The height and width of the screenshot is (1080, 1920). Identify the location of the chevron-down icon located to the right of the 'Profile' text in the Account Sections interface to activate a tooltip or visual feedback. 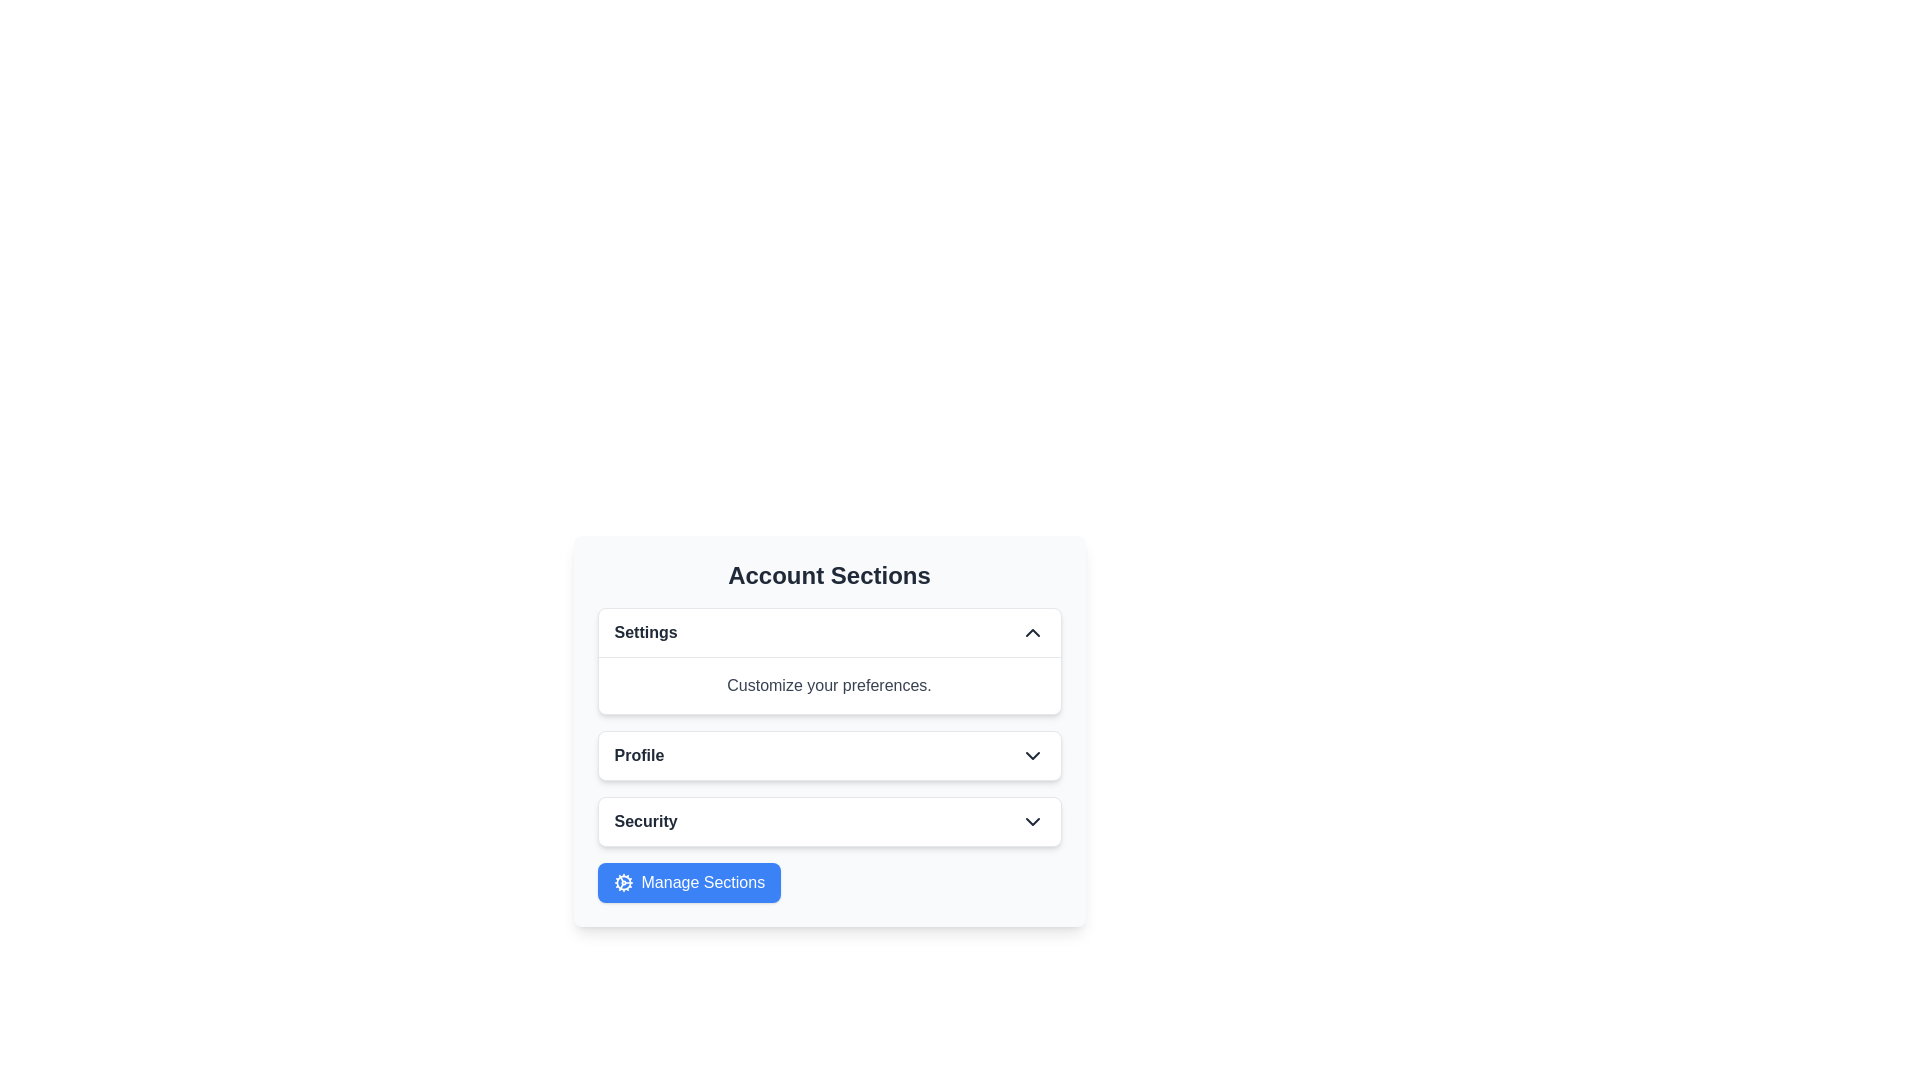
(1032, 756).